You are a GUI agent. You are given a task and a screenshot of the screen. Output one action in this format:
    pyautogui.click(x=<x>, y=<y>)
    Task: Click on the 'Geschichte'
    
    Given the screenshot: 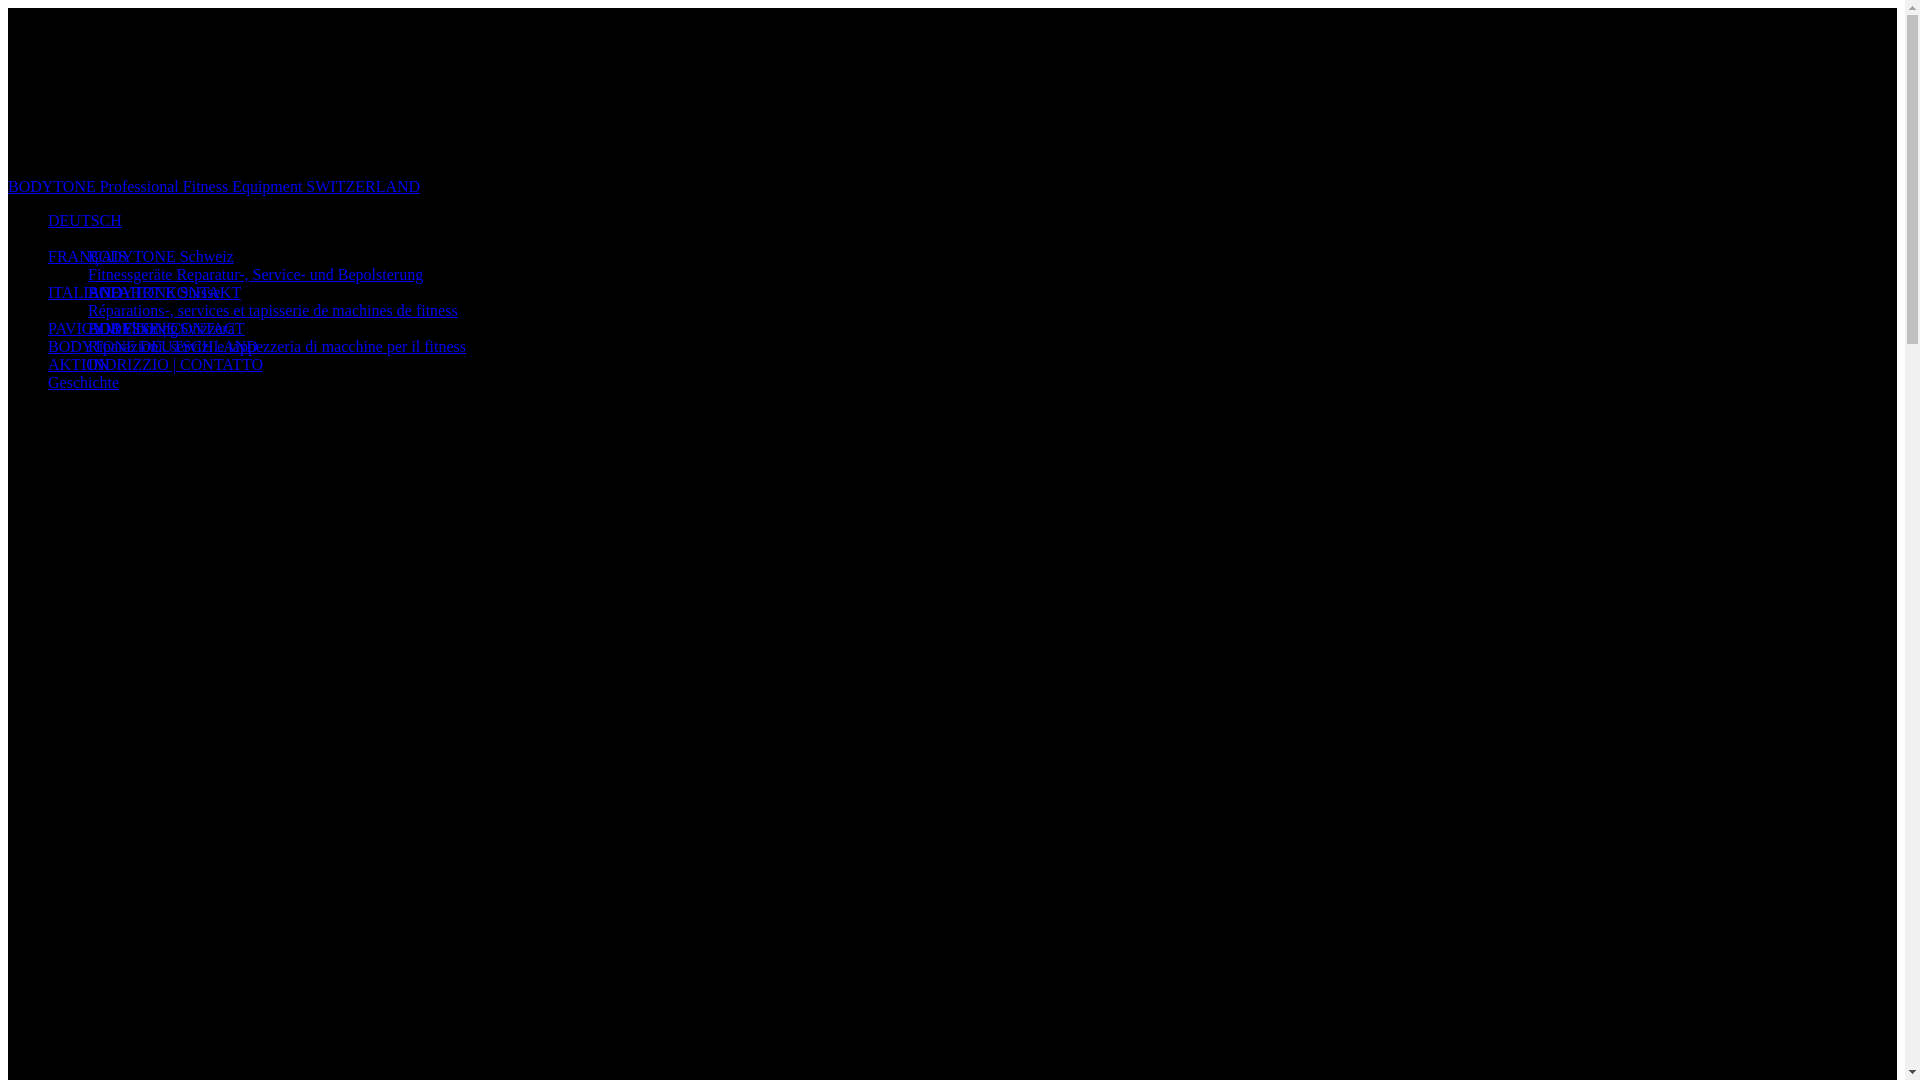 What is the action you would take?
    pyautogui.click(x=82, y=382)
    